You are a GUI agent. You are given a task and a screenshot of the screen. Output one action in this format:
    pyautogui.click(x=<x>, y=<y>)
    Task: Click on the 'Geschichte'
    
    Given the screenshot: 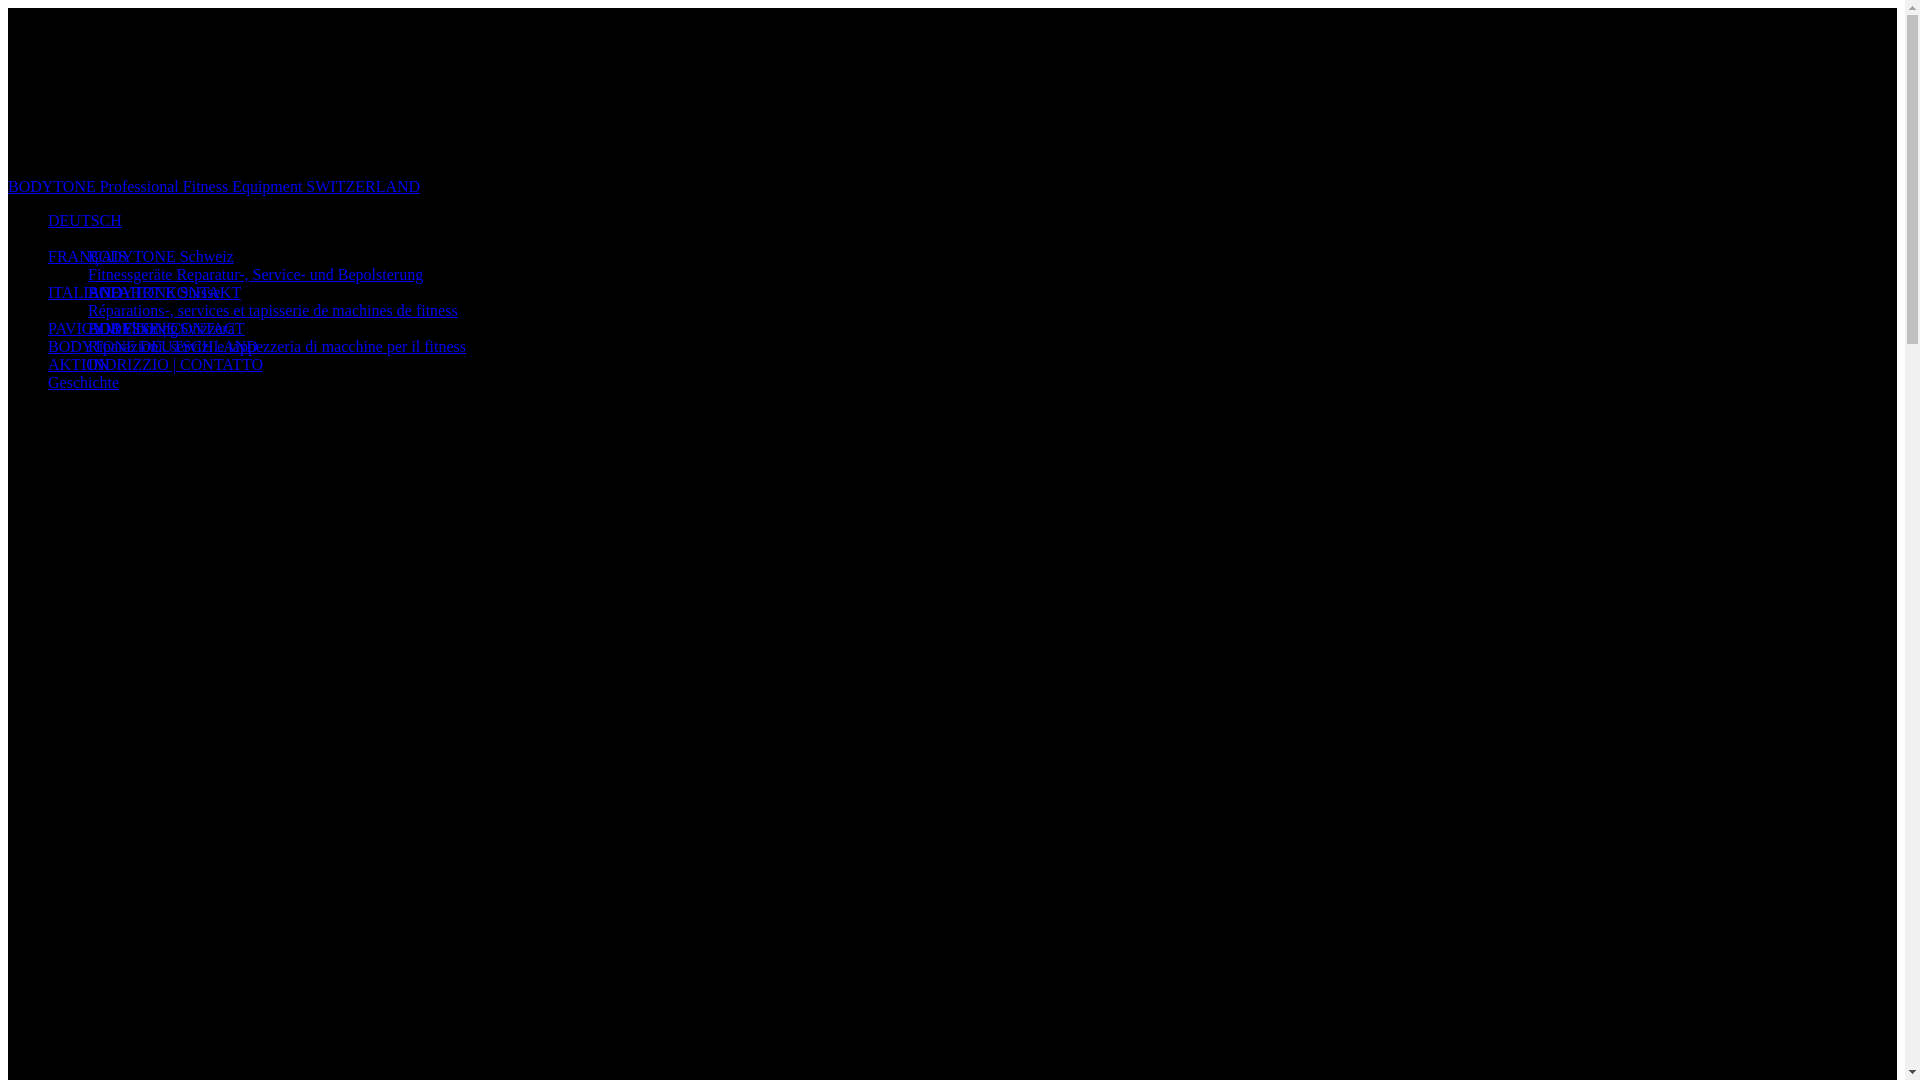 What is the action you would take?
    pyautogui.click(x=82, y=382)
    